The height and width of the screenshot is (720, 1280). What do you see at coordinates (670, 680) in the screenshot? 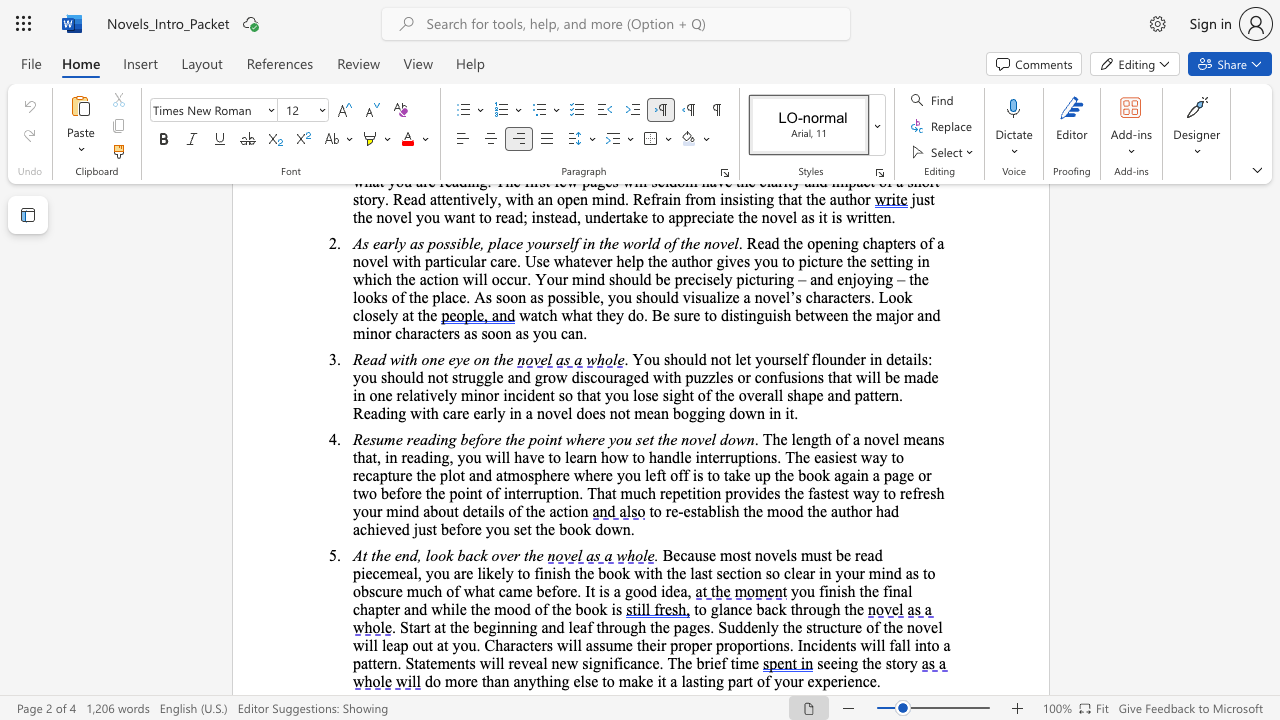
I see `the subset text "a lasting part of yo" within the text "do more than anything else to make it a lasting part of your experience."` at bounding box center [670, 680].